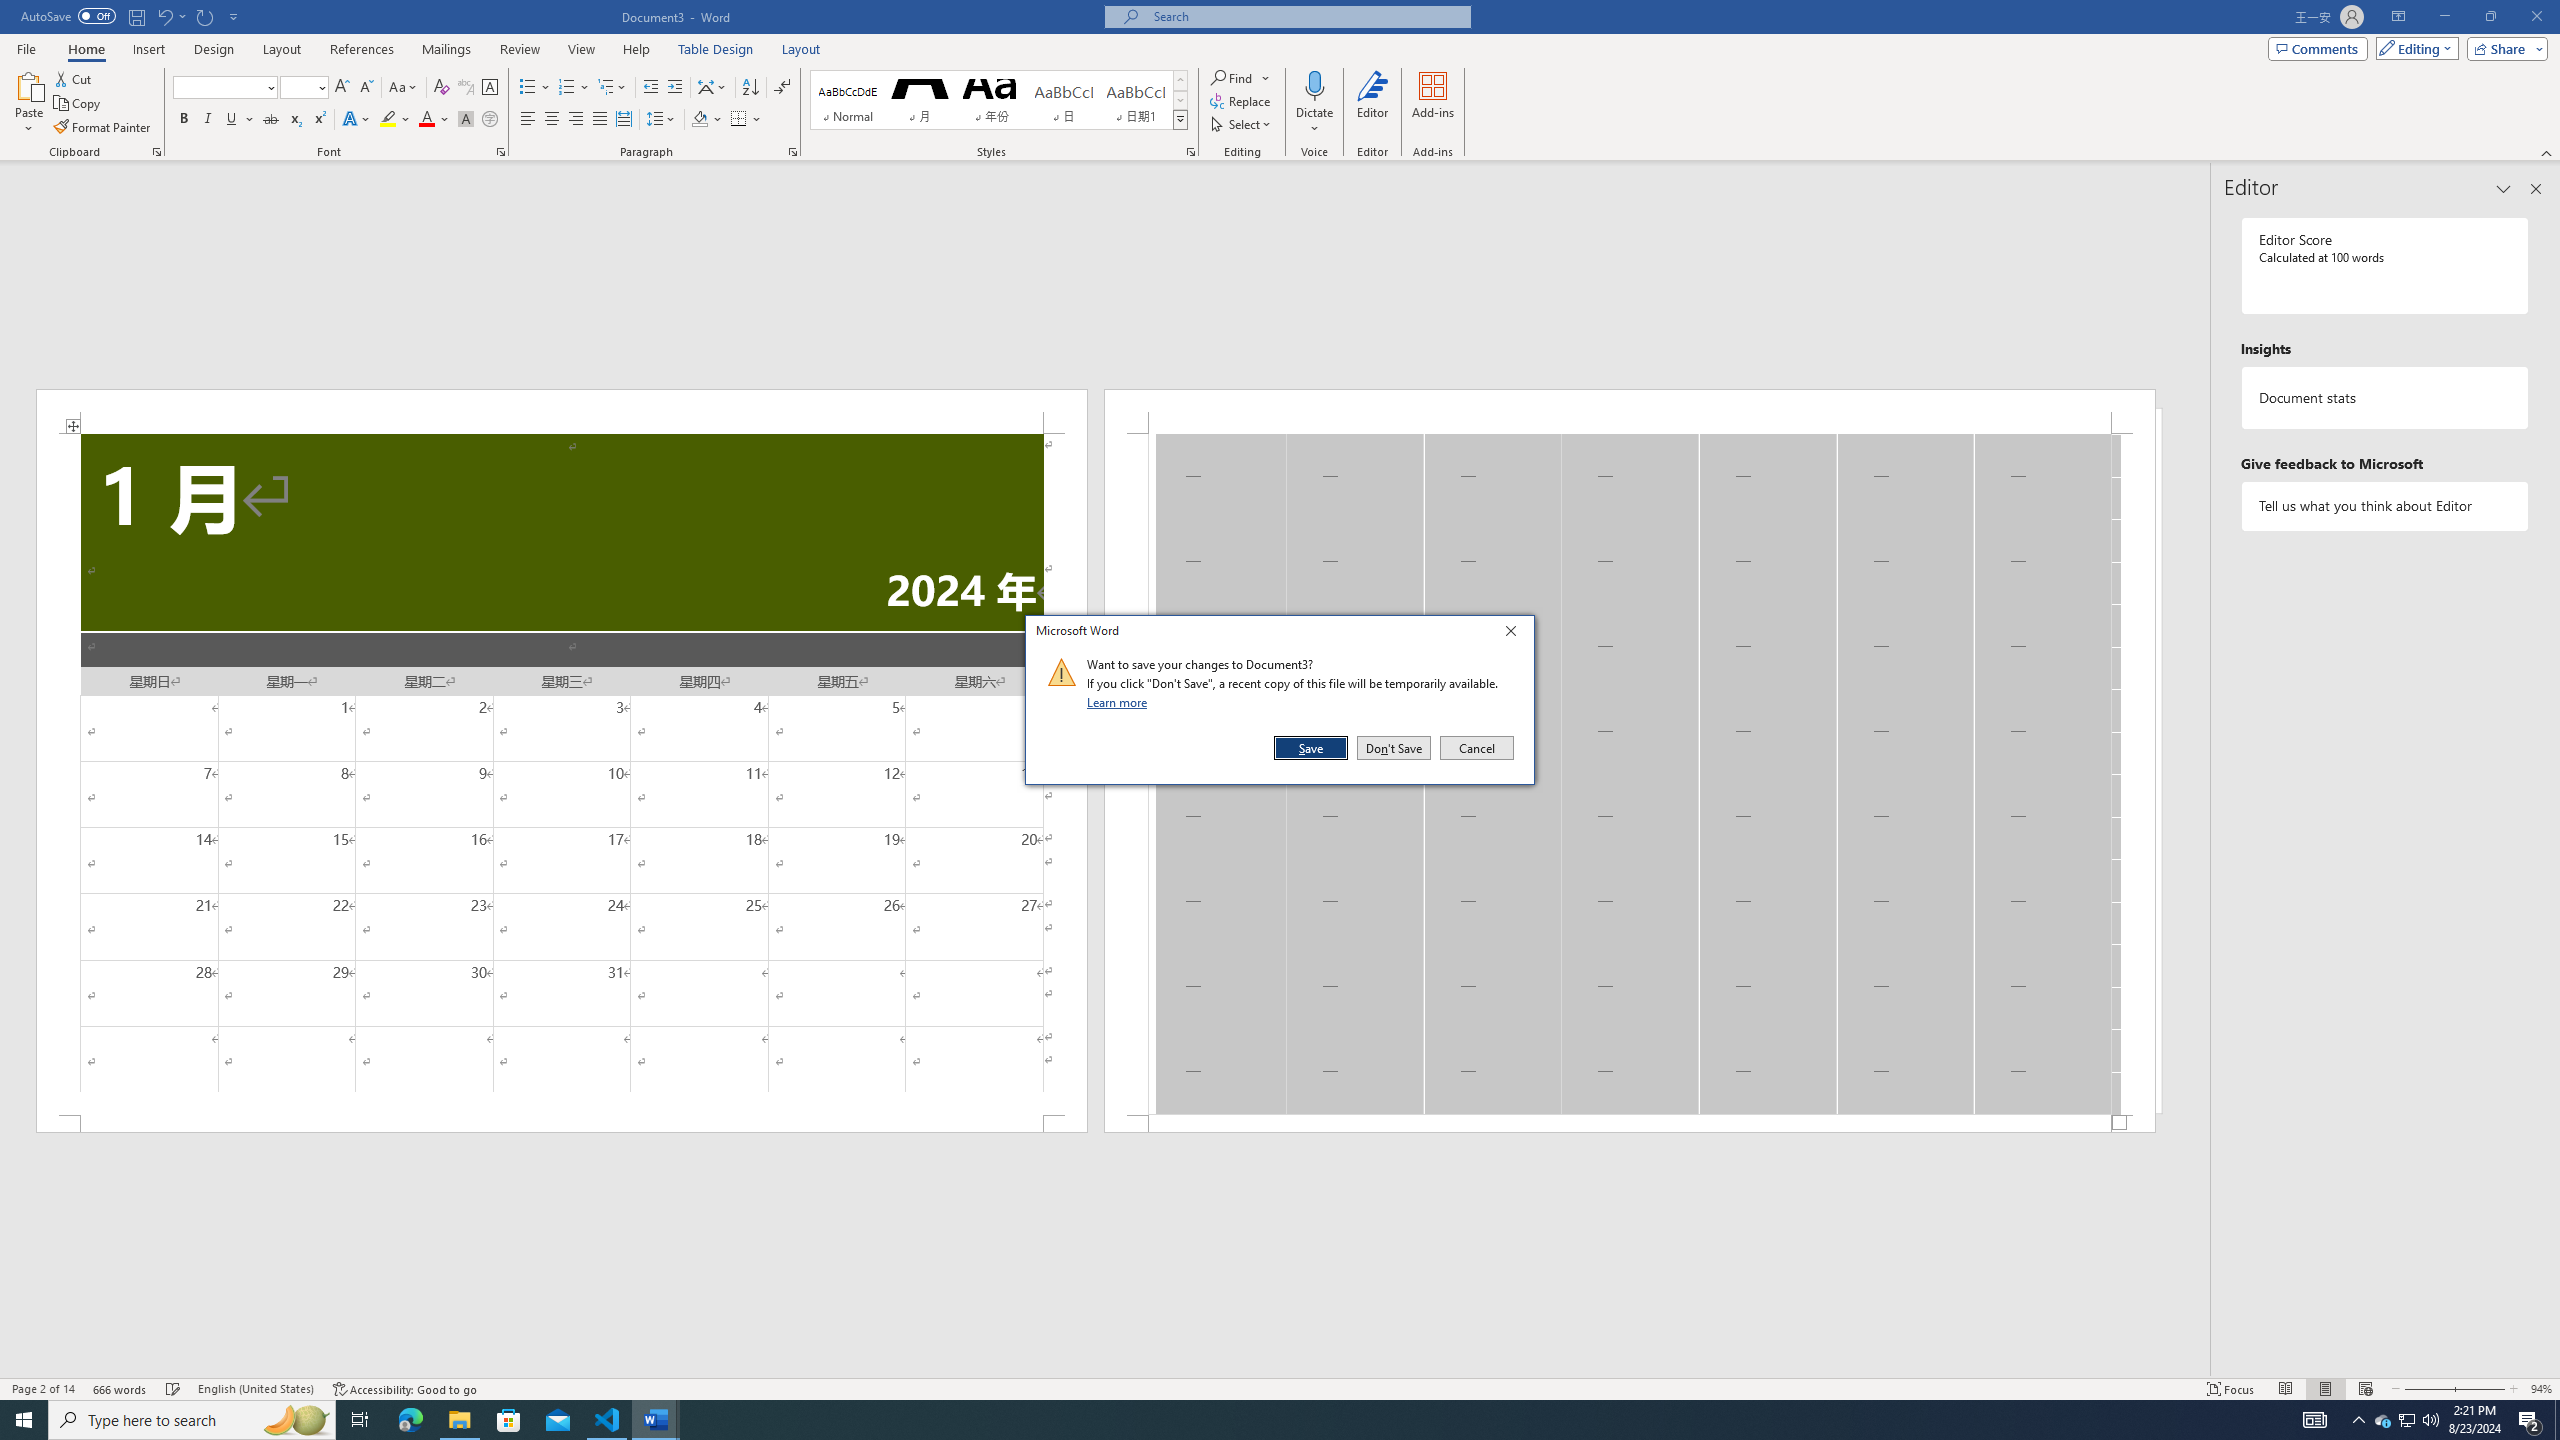  Describe the element at coordinates (2490, 16) in the screenshot. I see `'Restore Down'` at that location.